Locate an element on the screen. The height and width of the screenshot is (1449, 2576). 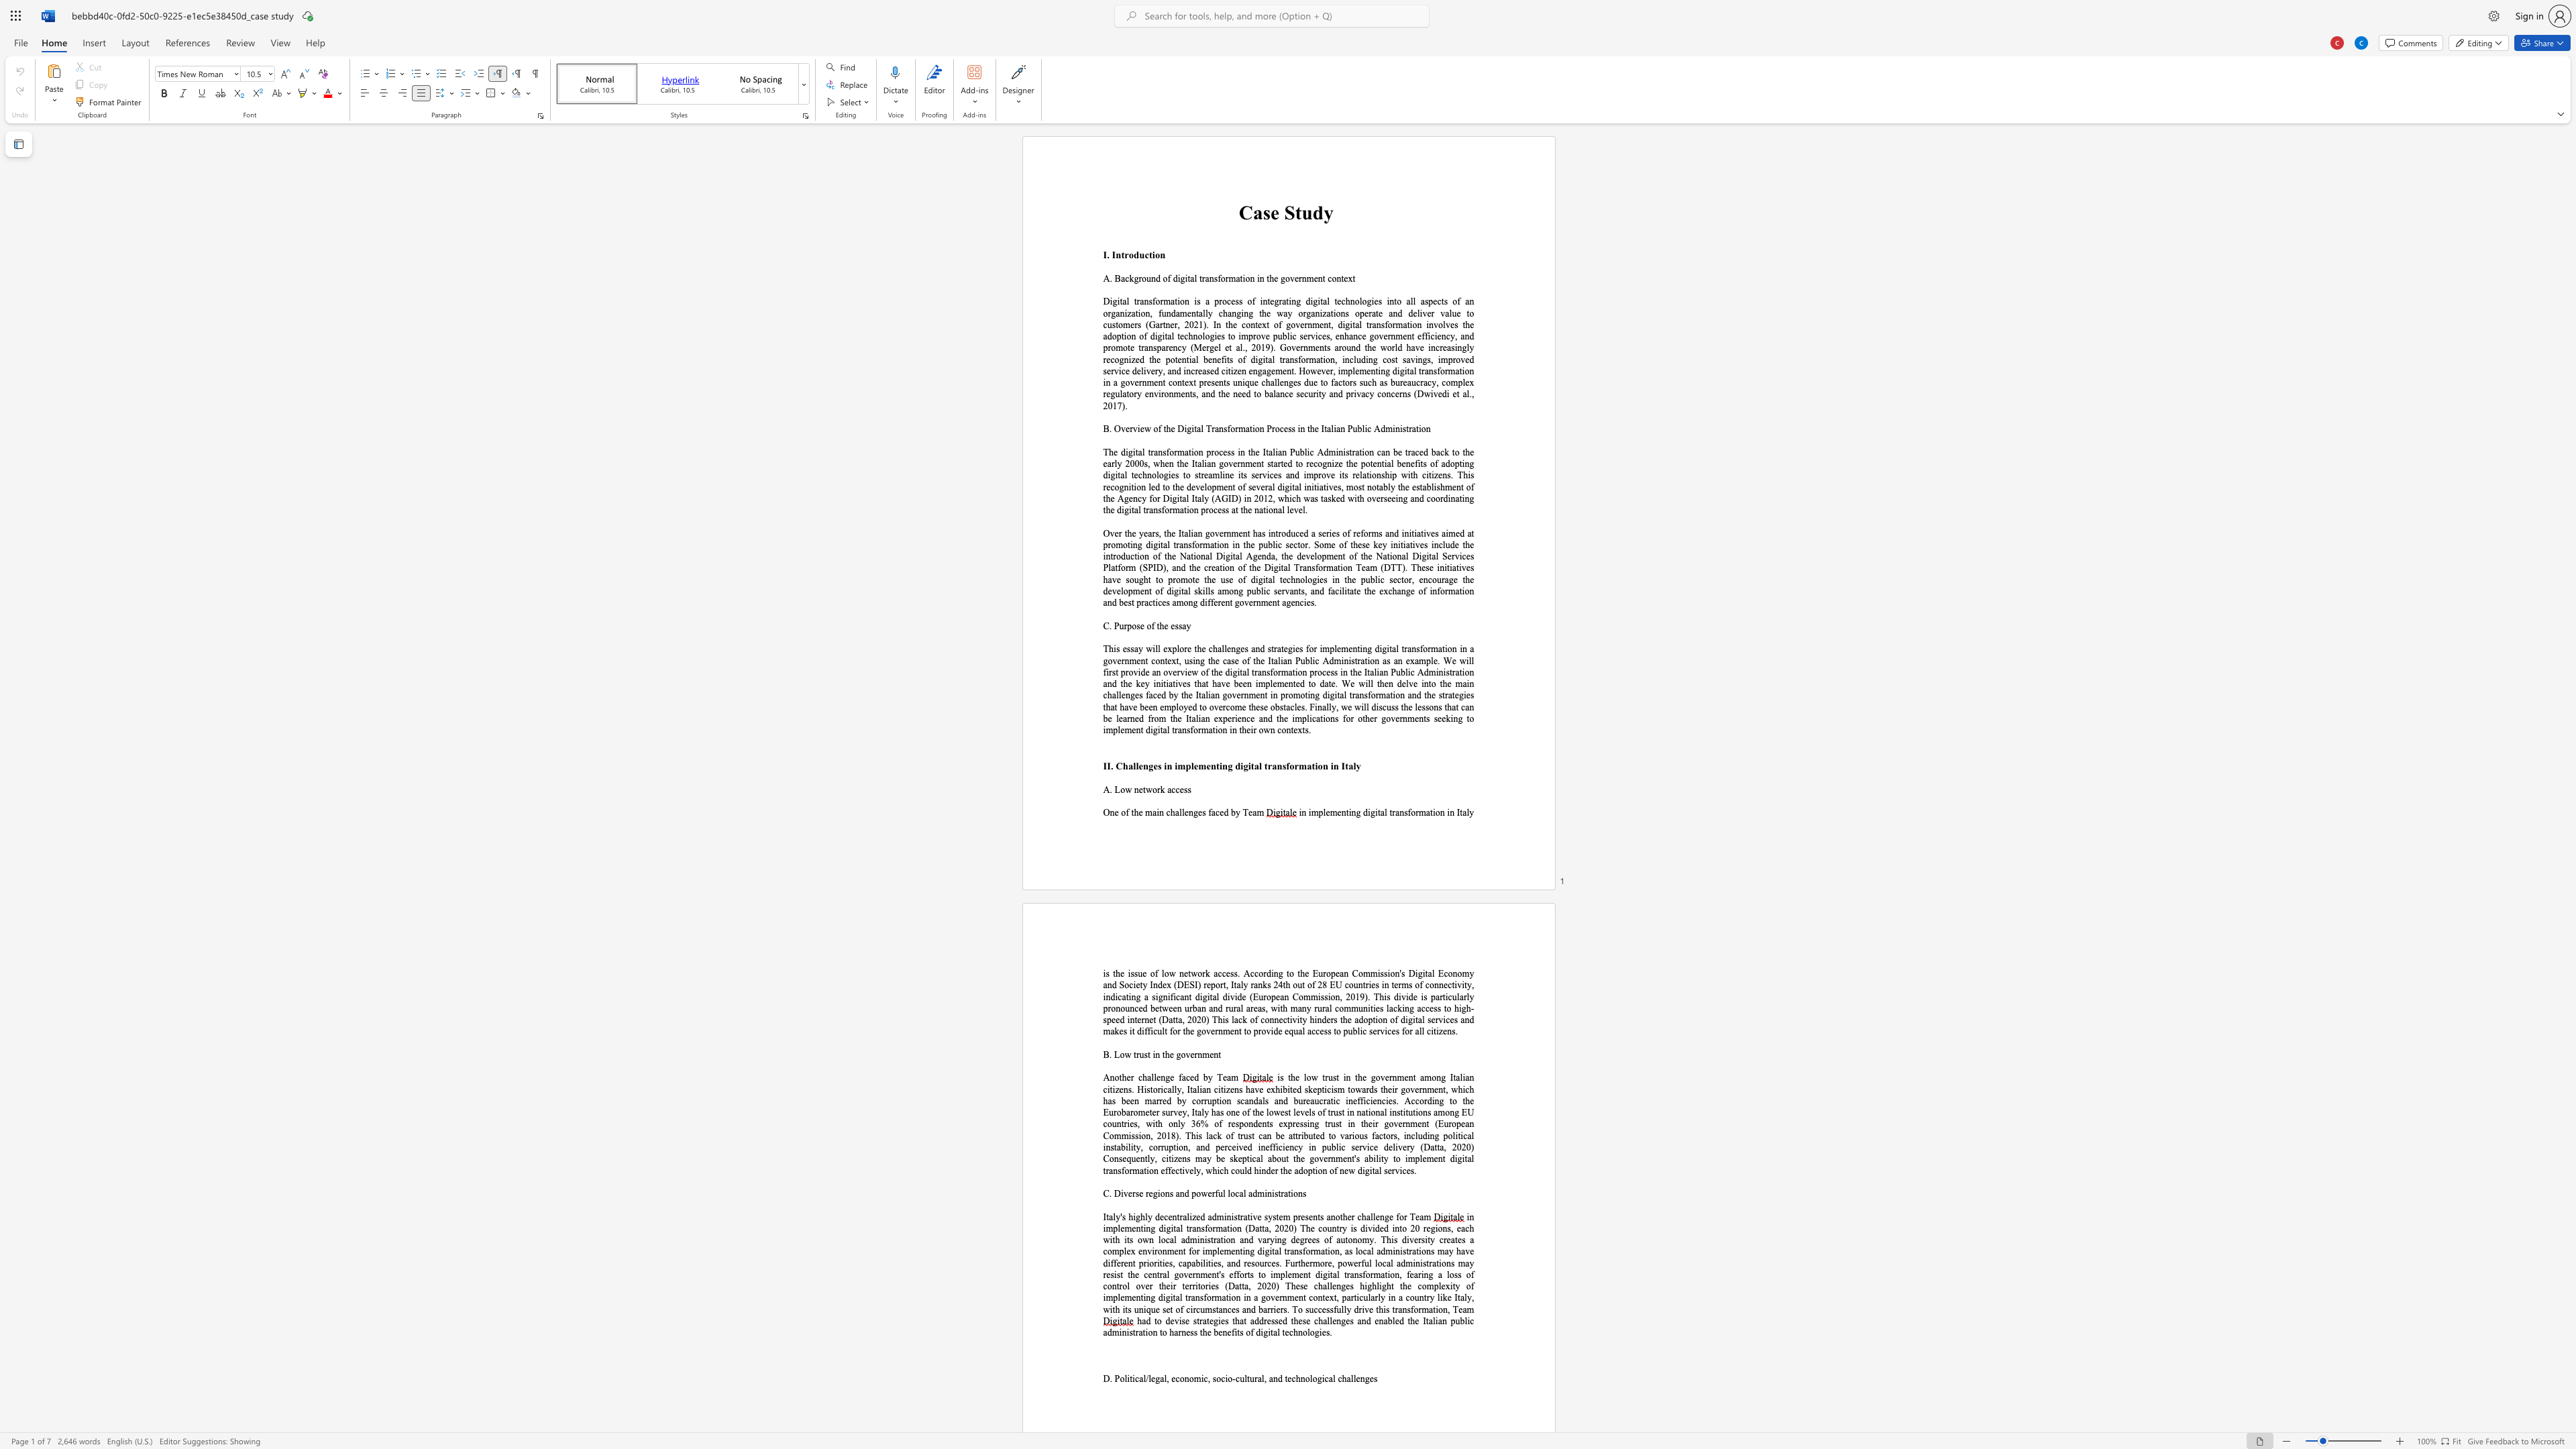
the 3th character "," in the text is located at coordinates (1264, 1378).